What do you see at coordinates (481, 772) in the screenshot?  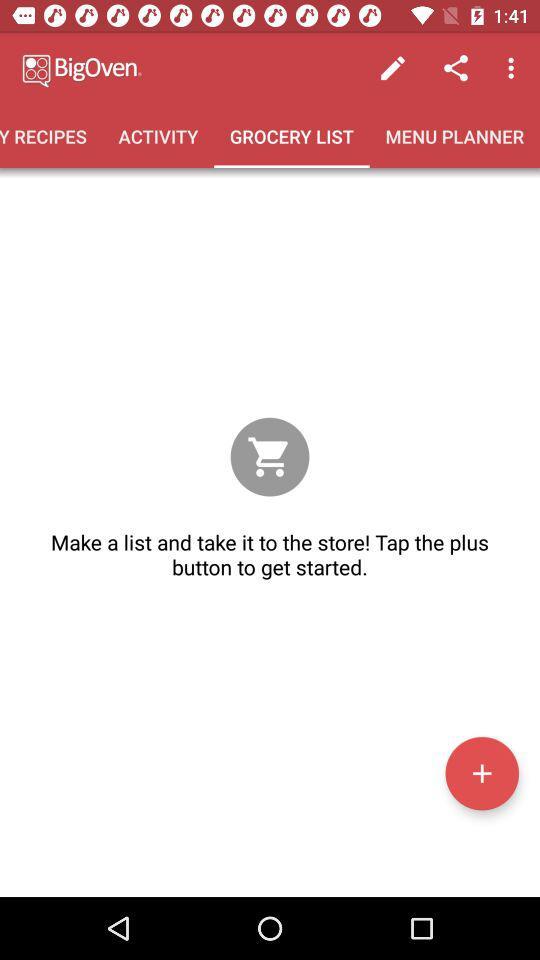 I see `the icon below make a list item` at bounding box center [481, 772].